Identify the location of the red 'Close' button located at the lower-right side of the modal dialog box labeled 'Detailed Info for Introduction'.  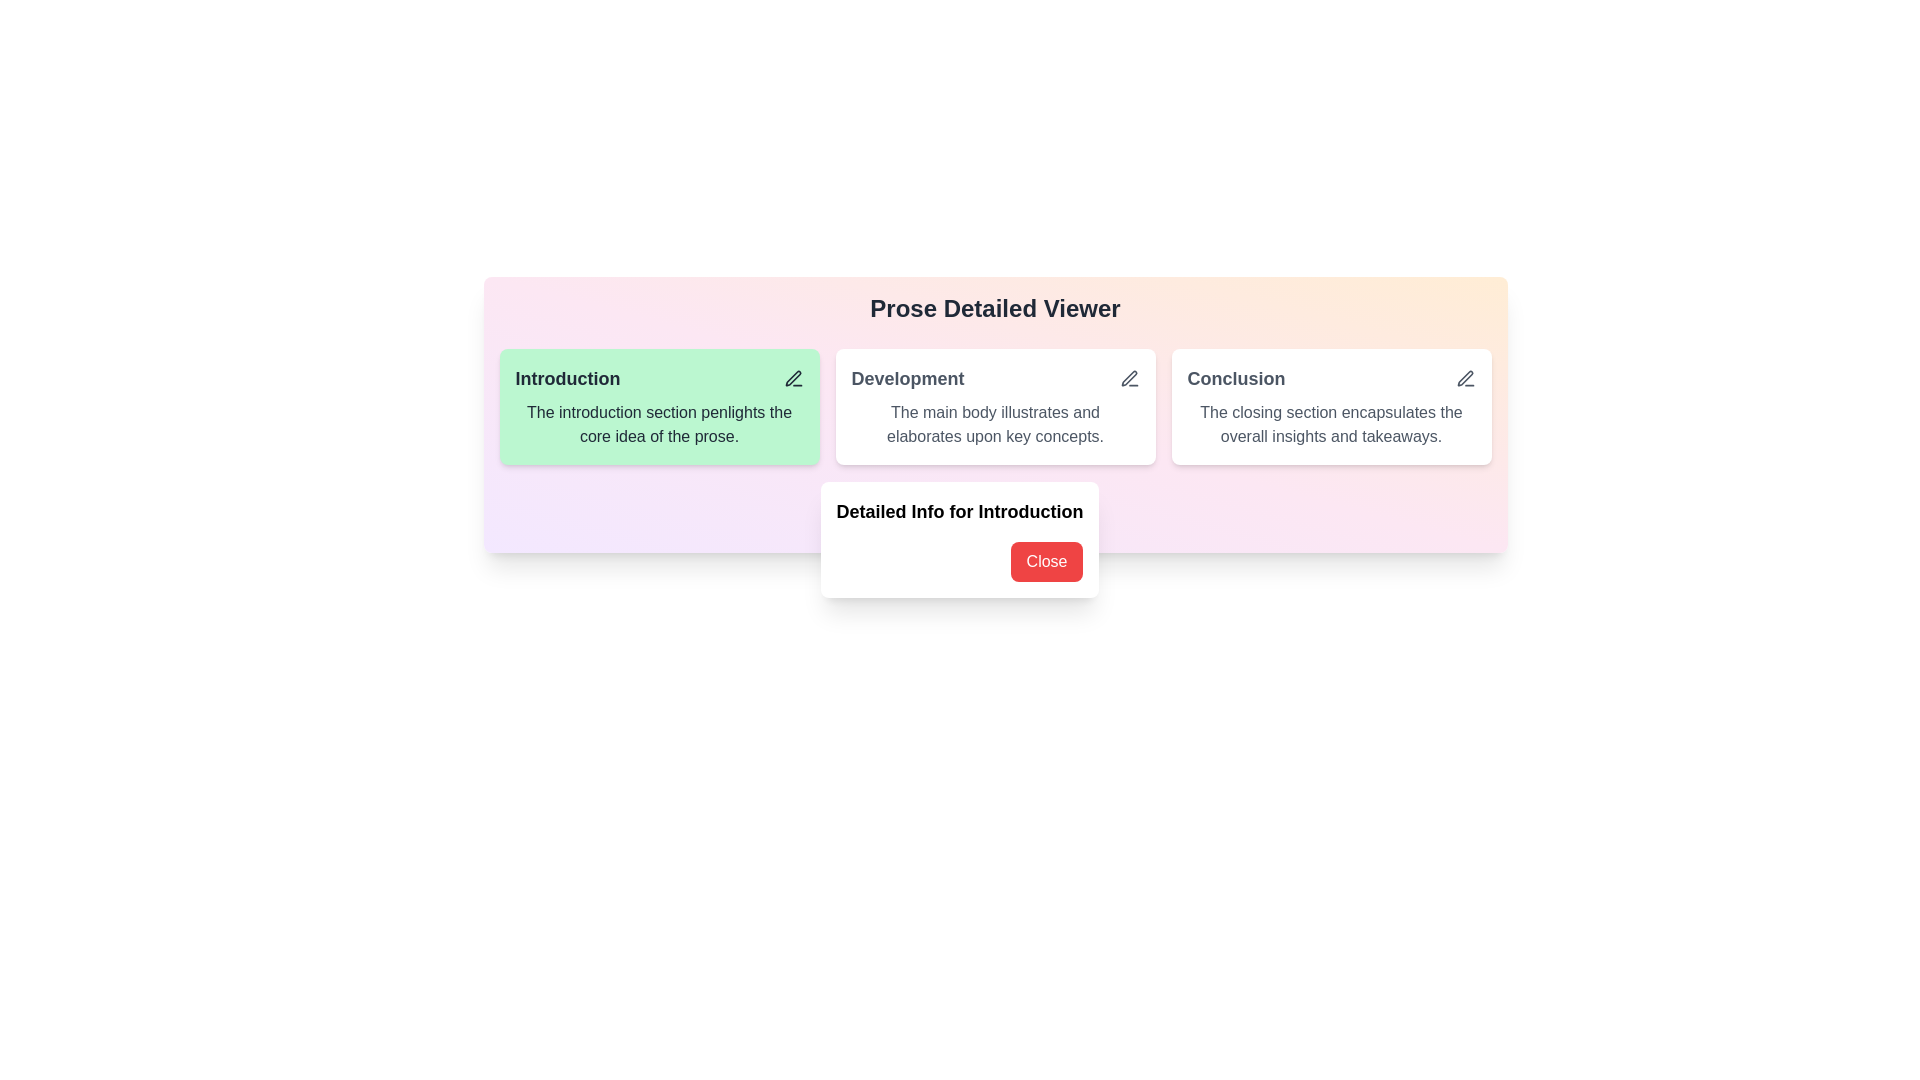
(960, 540).